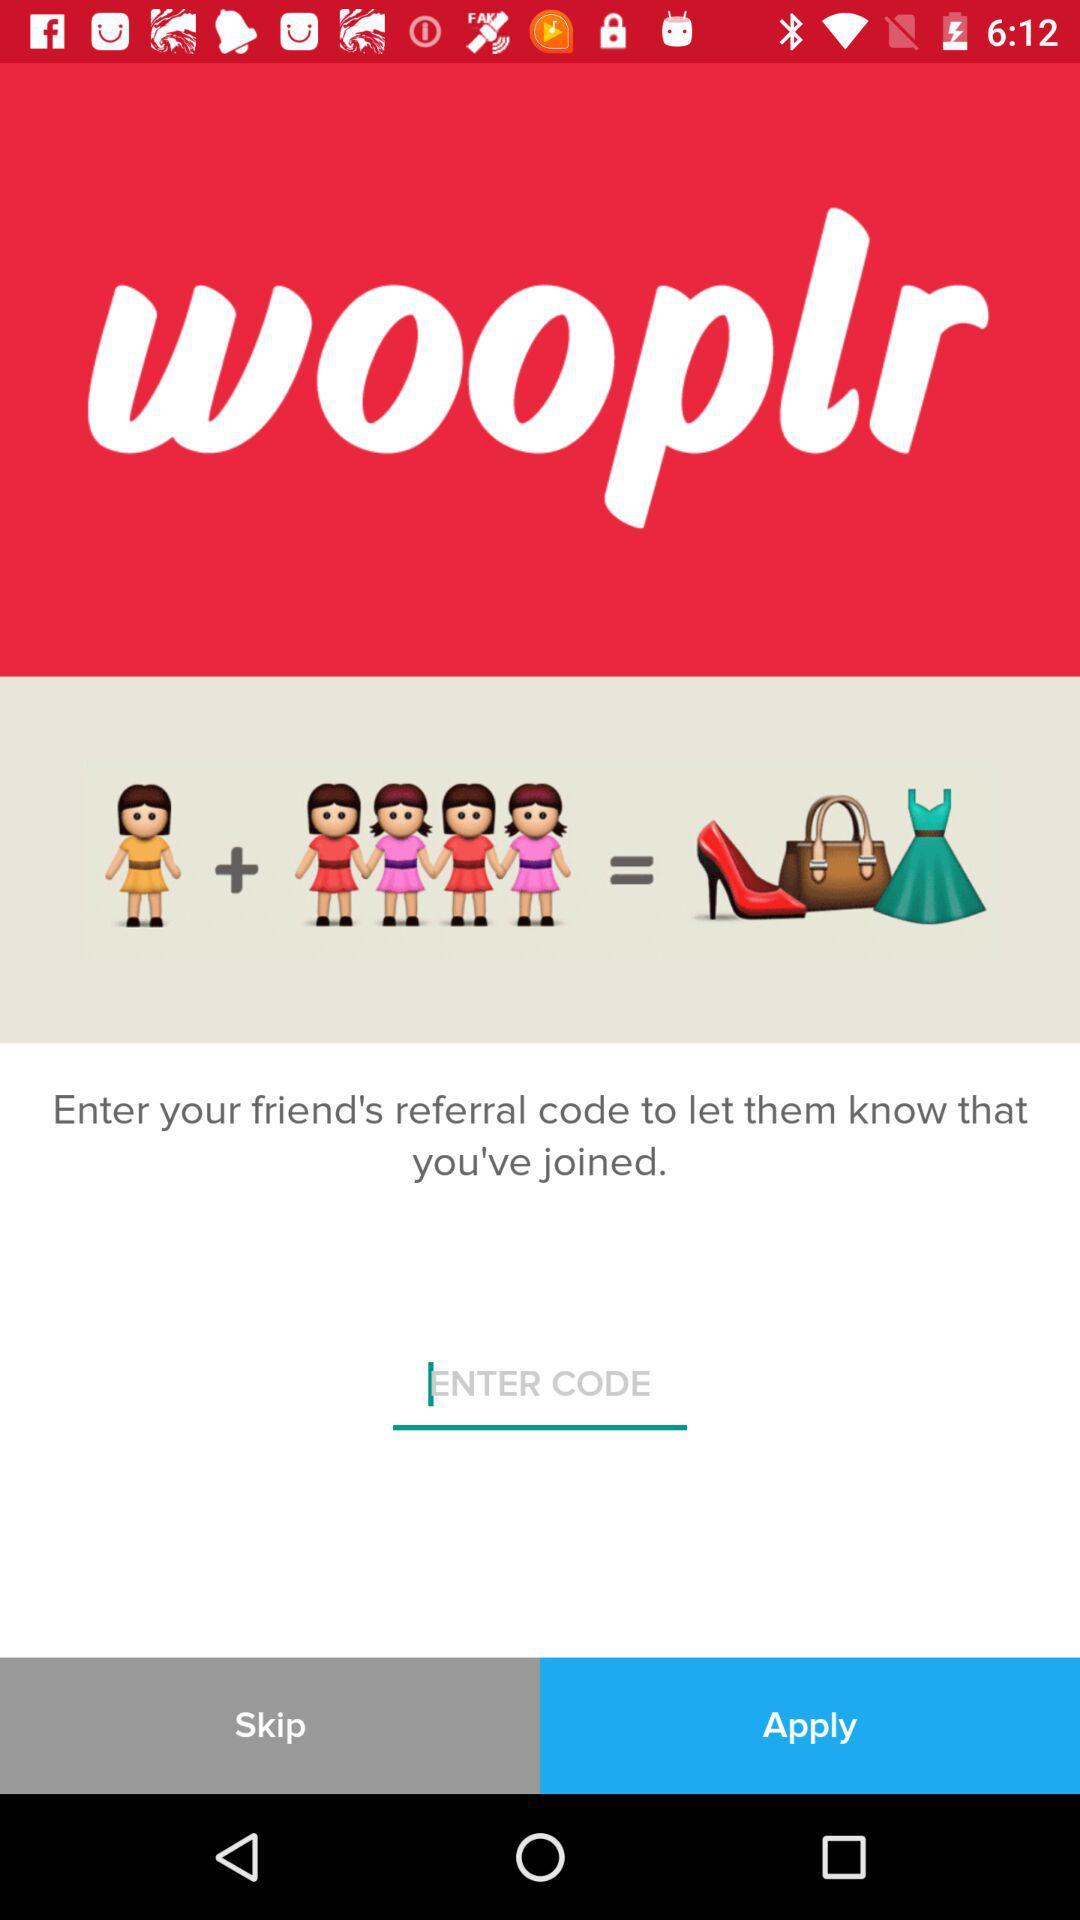  What do you see at coordinates (810, 1724) in the screenshot?
I see `the item next to skip icon` at bounding box center [810, 1724].